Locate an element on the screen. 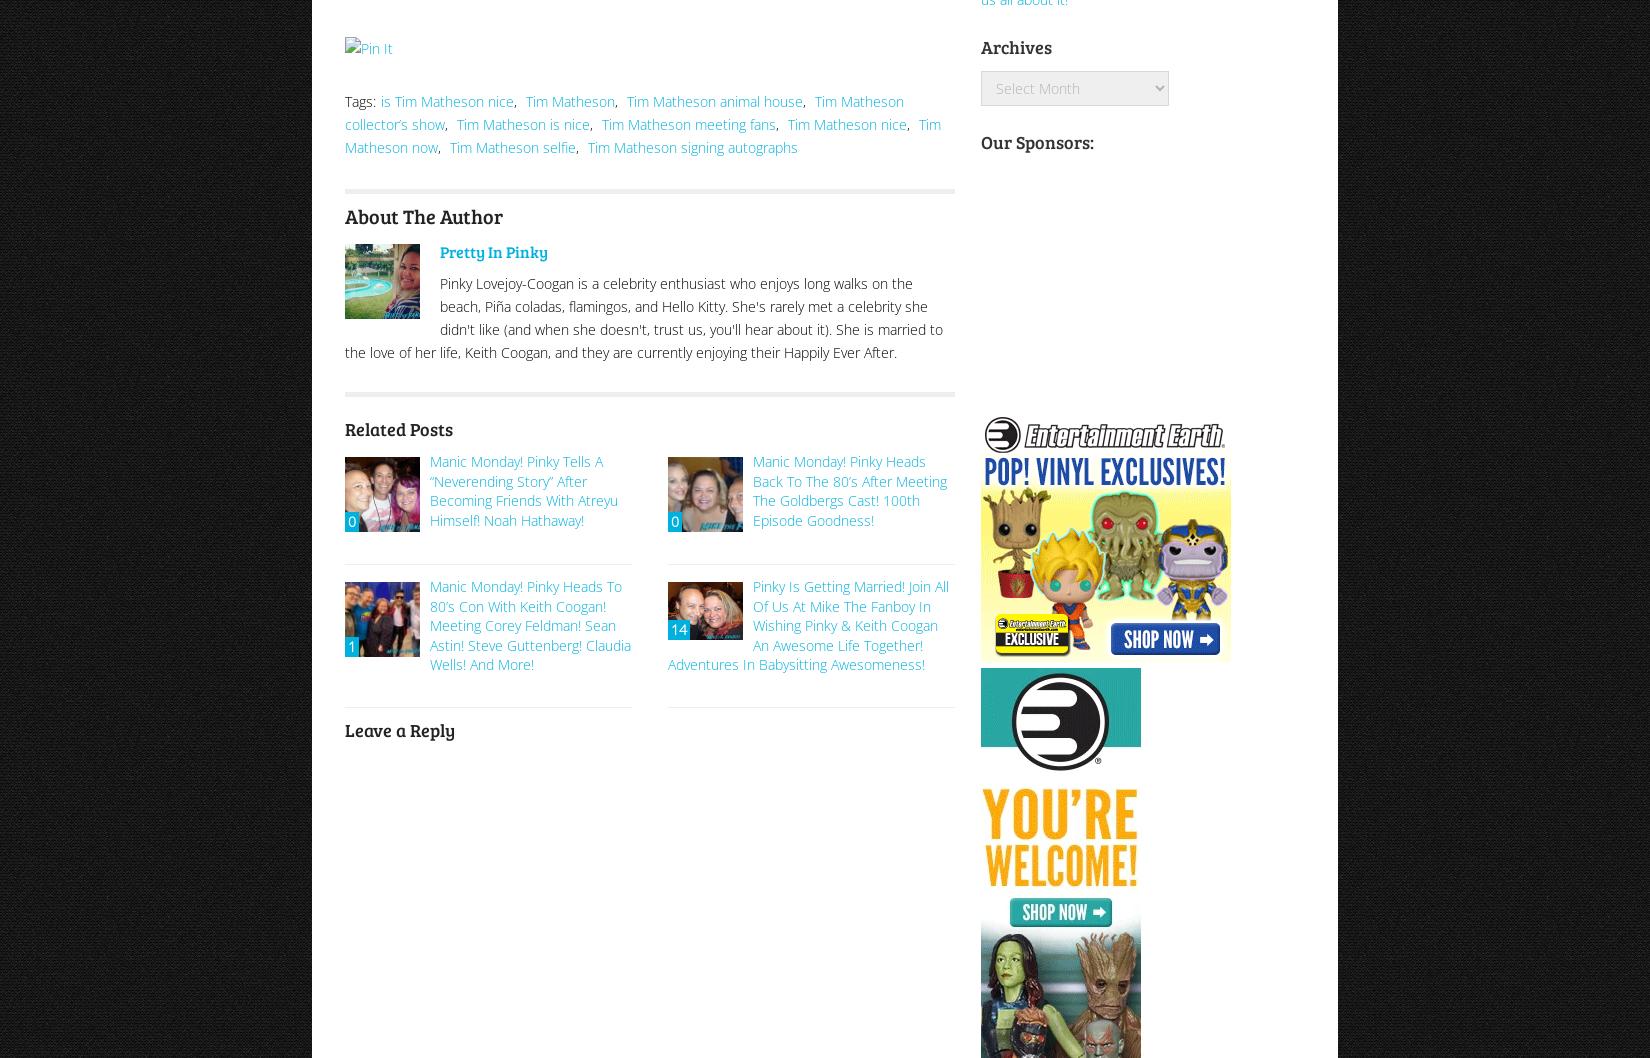 The image size is (1650, 1058). '1' is located at coordinates (351, 644).